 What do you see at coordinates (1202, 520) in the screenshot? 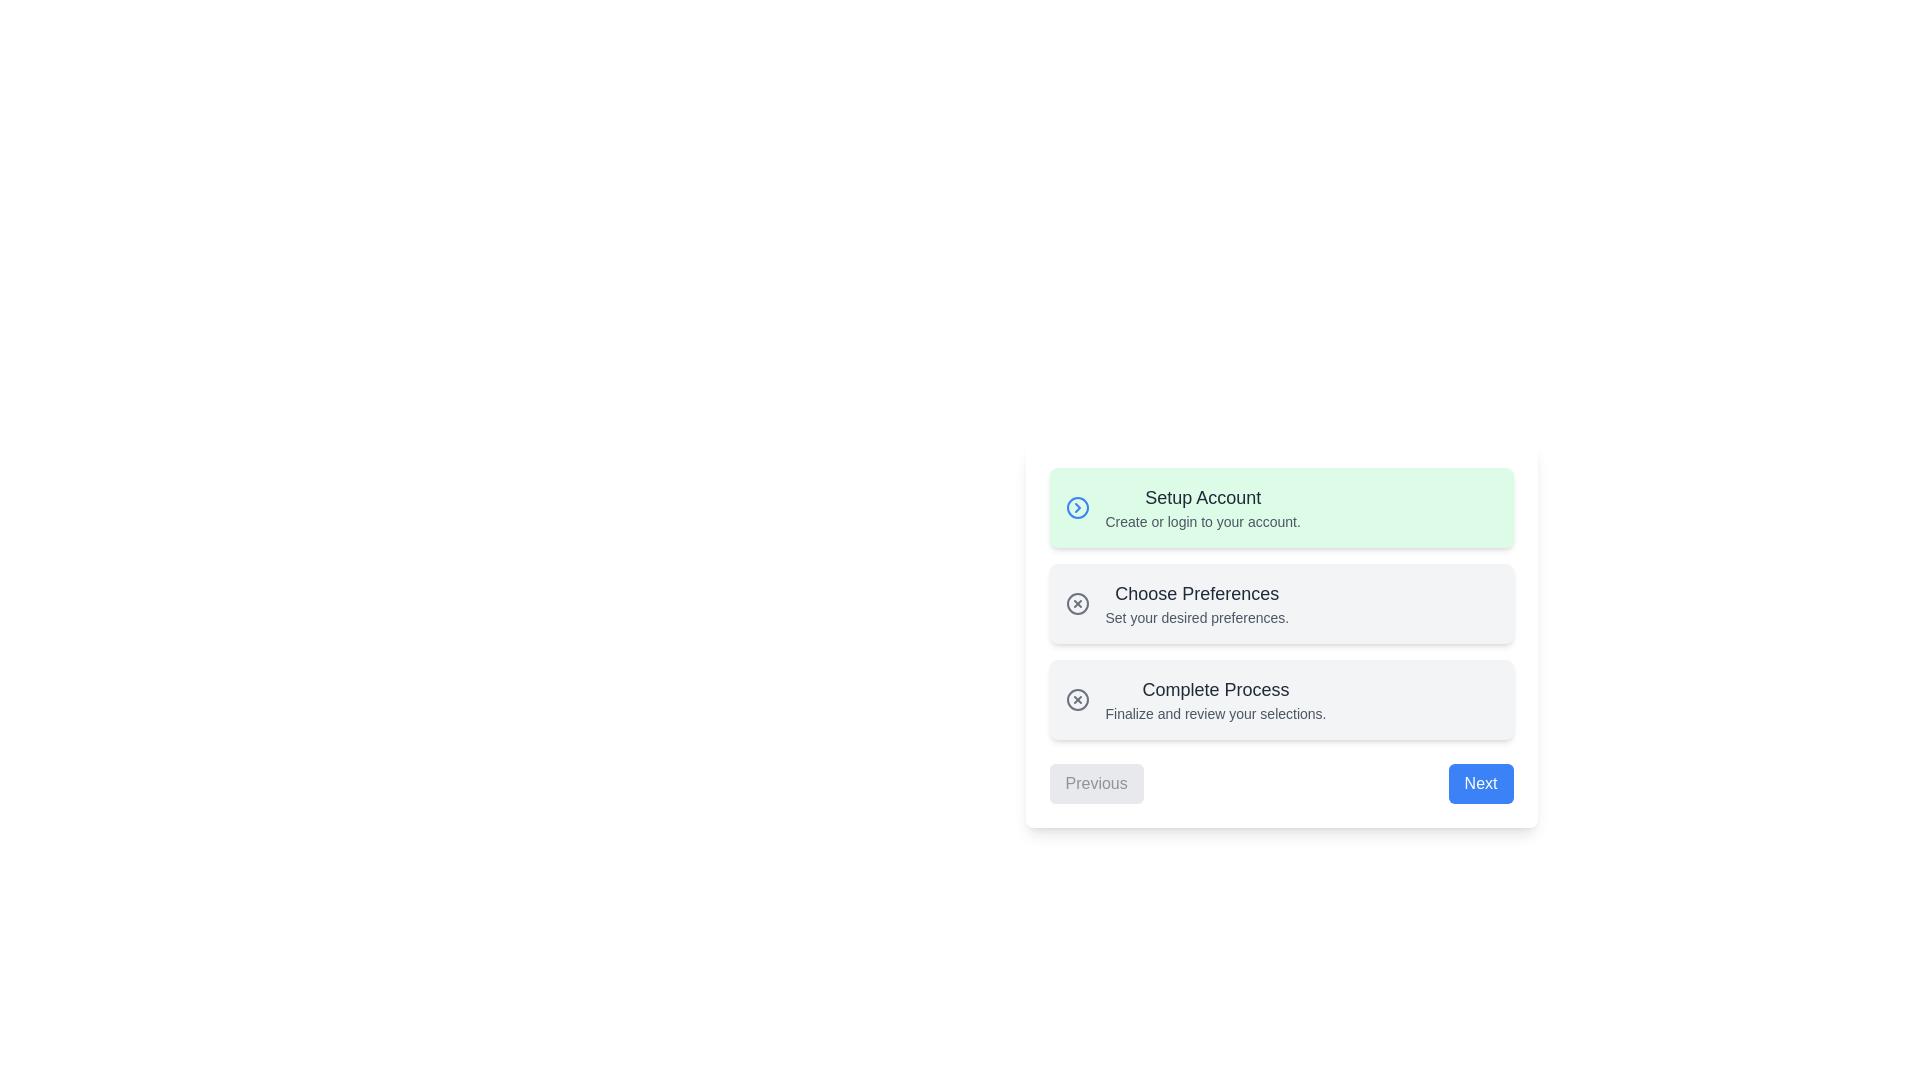
I see `the descriptive text element located below the 'Setup Account' heading in the first step of the vertical progress list` at bounding box center [1202, 520].